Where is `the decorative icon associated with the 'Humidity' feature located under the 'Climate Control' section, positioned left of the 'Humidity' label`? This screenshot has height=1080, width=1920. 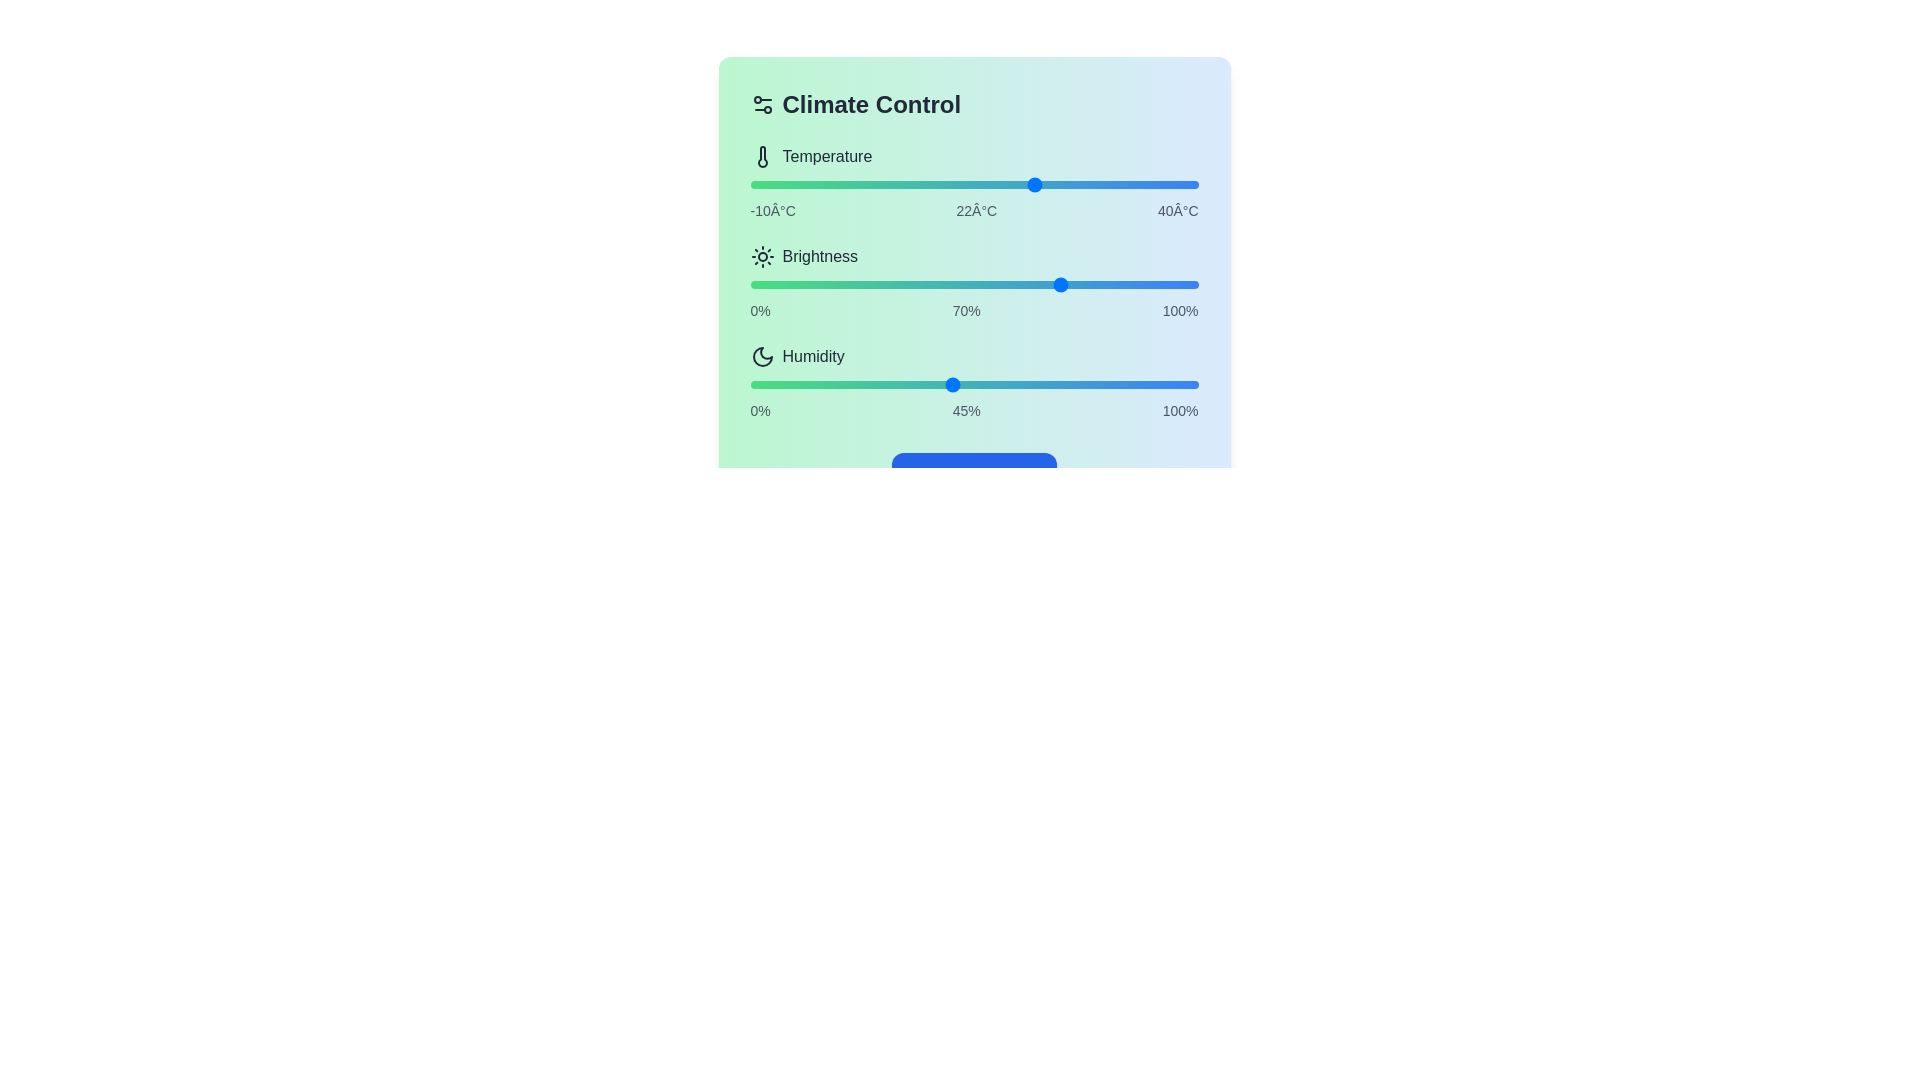
the decorative icon associated with the 'Humidity' feature located under the 'Climate Control' section, positioned left of the 'Humidity' label is located at coordinates (761, 356).